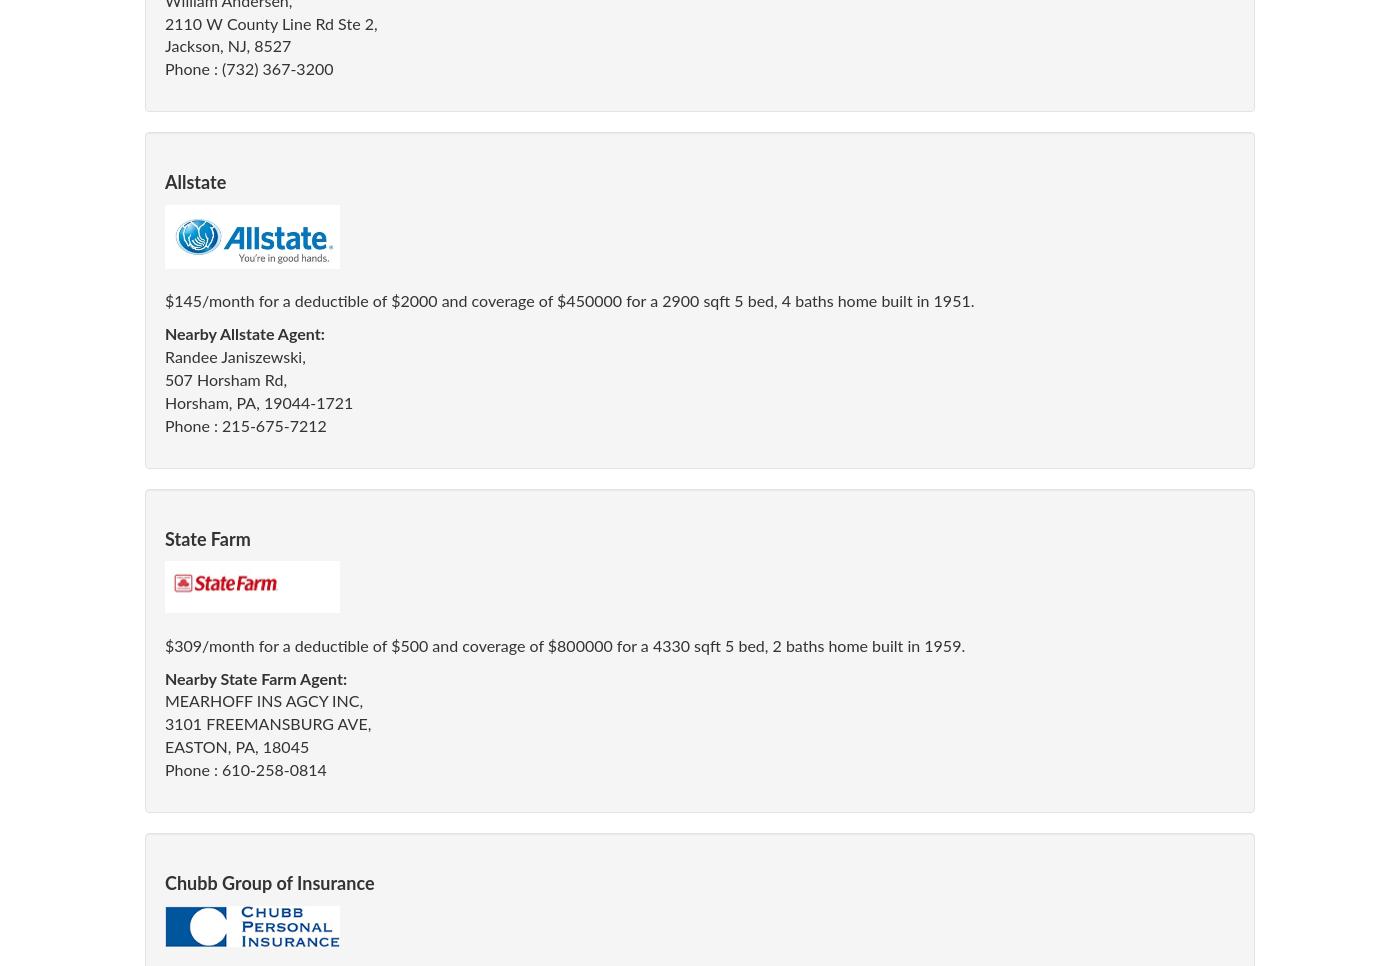 The image size is (1400, 966). Describe the element at coordinates (165, 22) in the screenshot. I see `'2110 W County Line Rd Ste 2,'` at that location.